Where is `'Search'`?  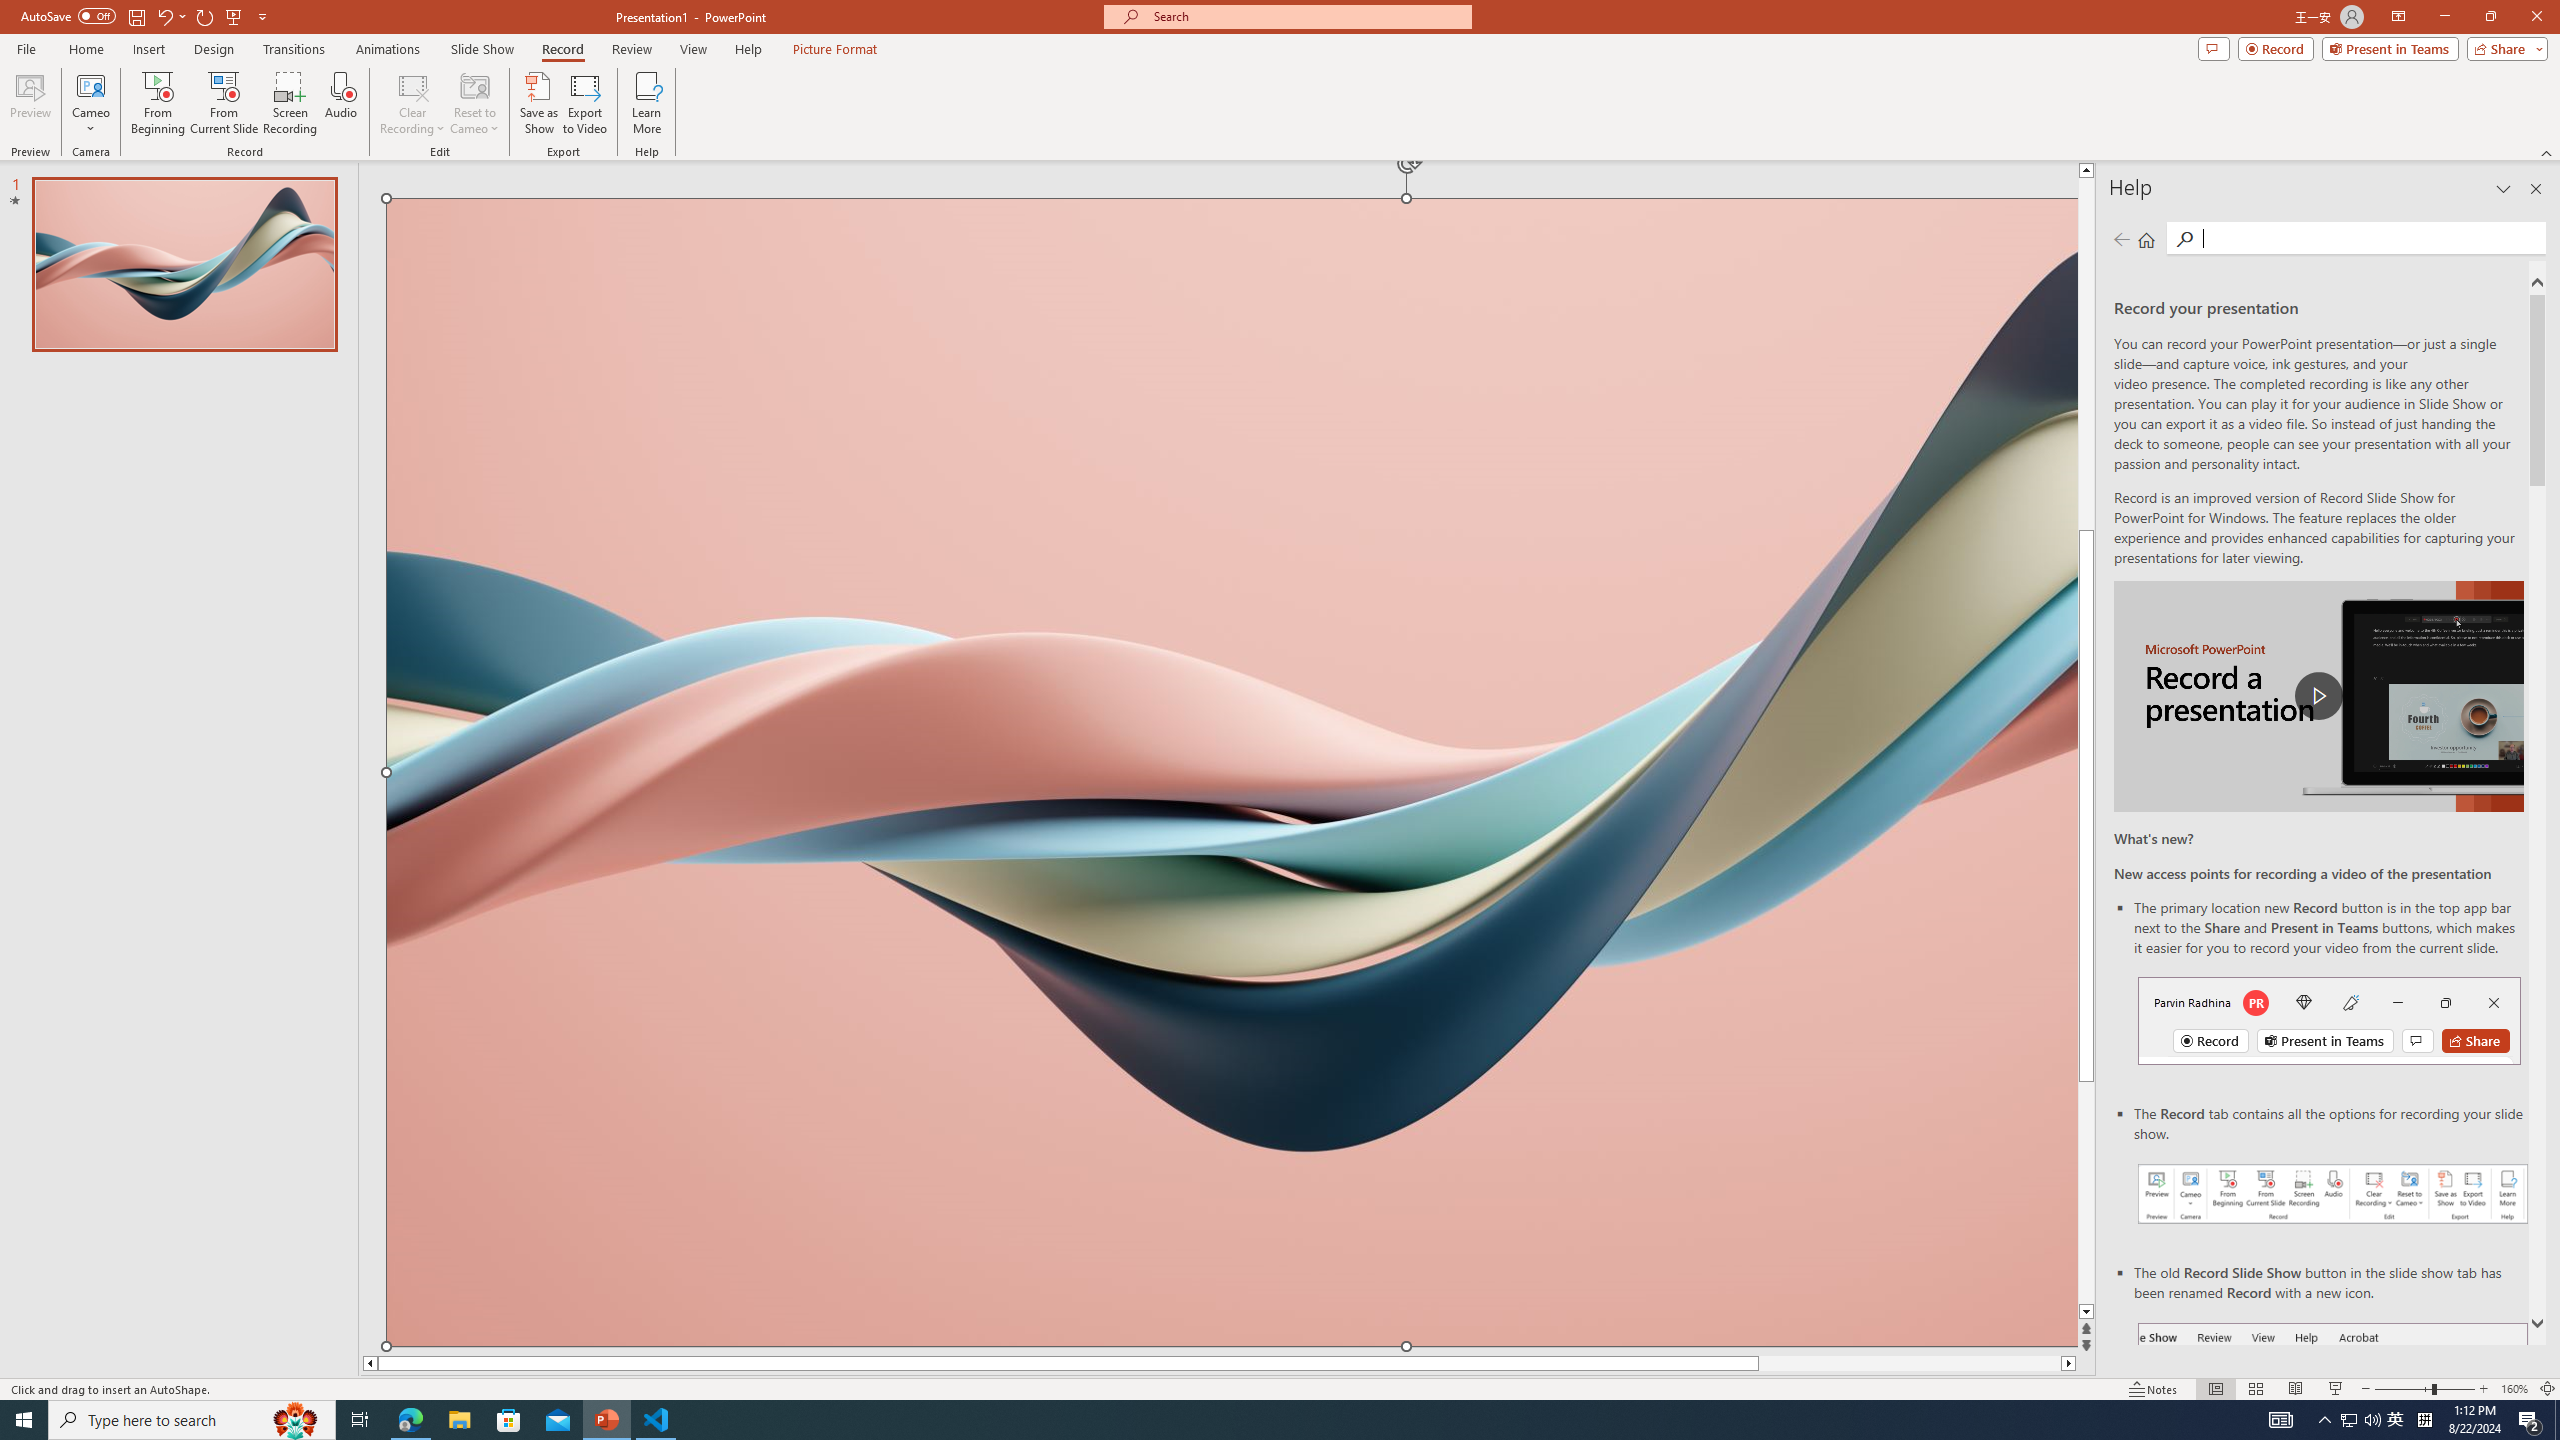
'Search' is located at coordinates (2368, 237).